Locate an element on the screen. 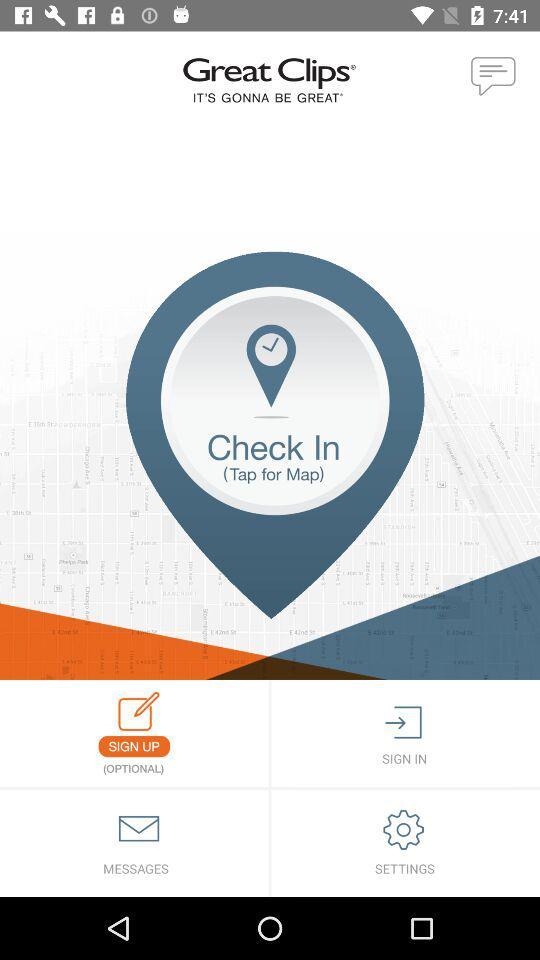 Image resolution: width=540 pixels, height=960 pixels. settings screen is located at coordinates (405, 842).